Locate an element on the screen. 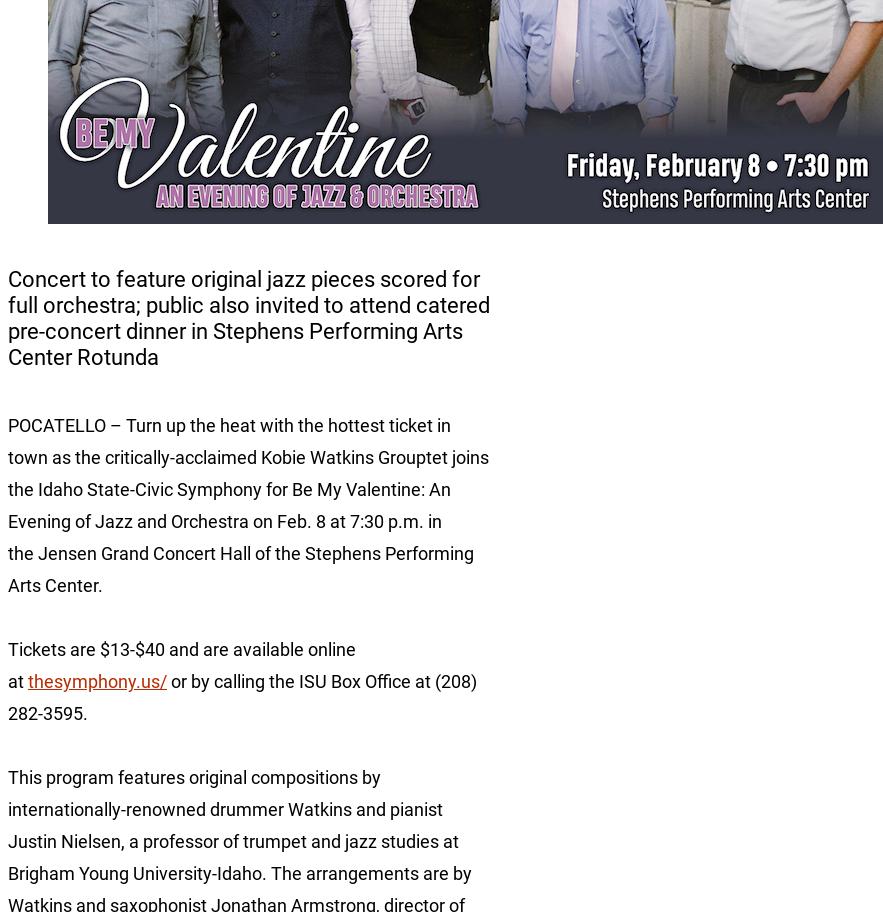 This screenshot has height=912, width=883. 'Idaho Falls' is located at coordinates (45, 468).